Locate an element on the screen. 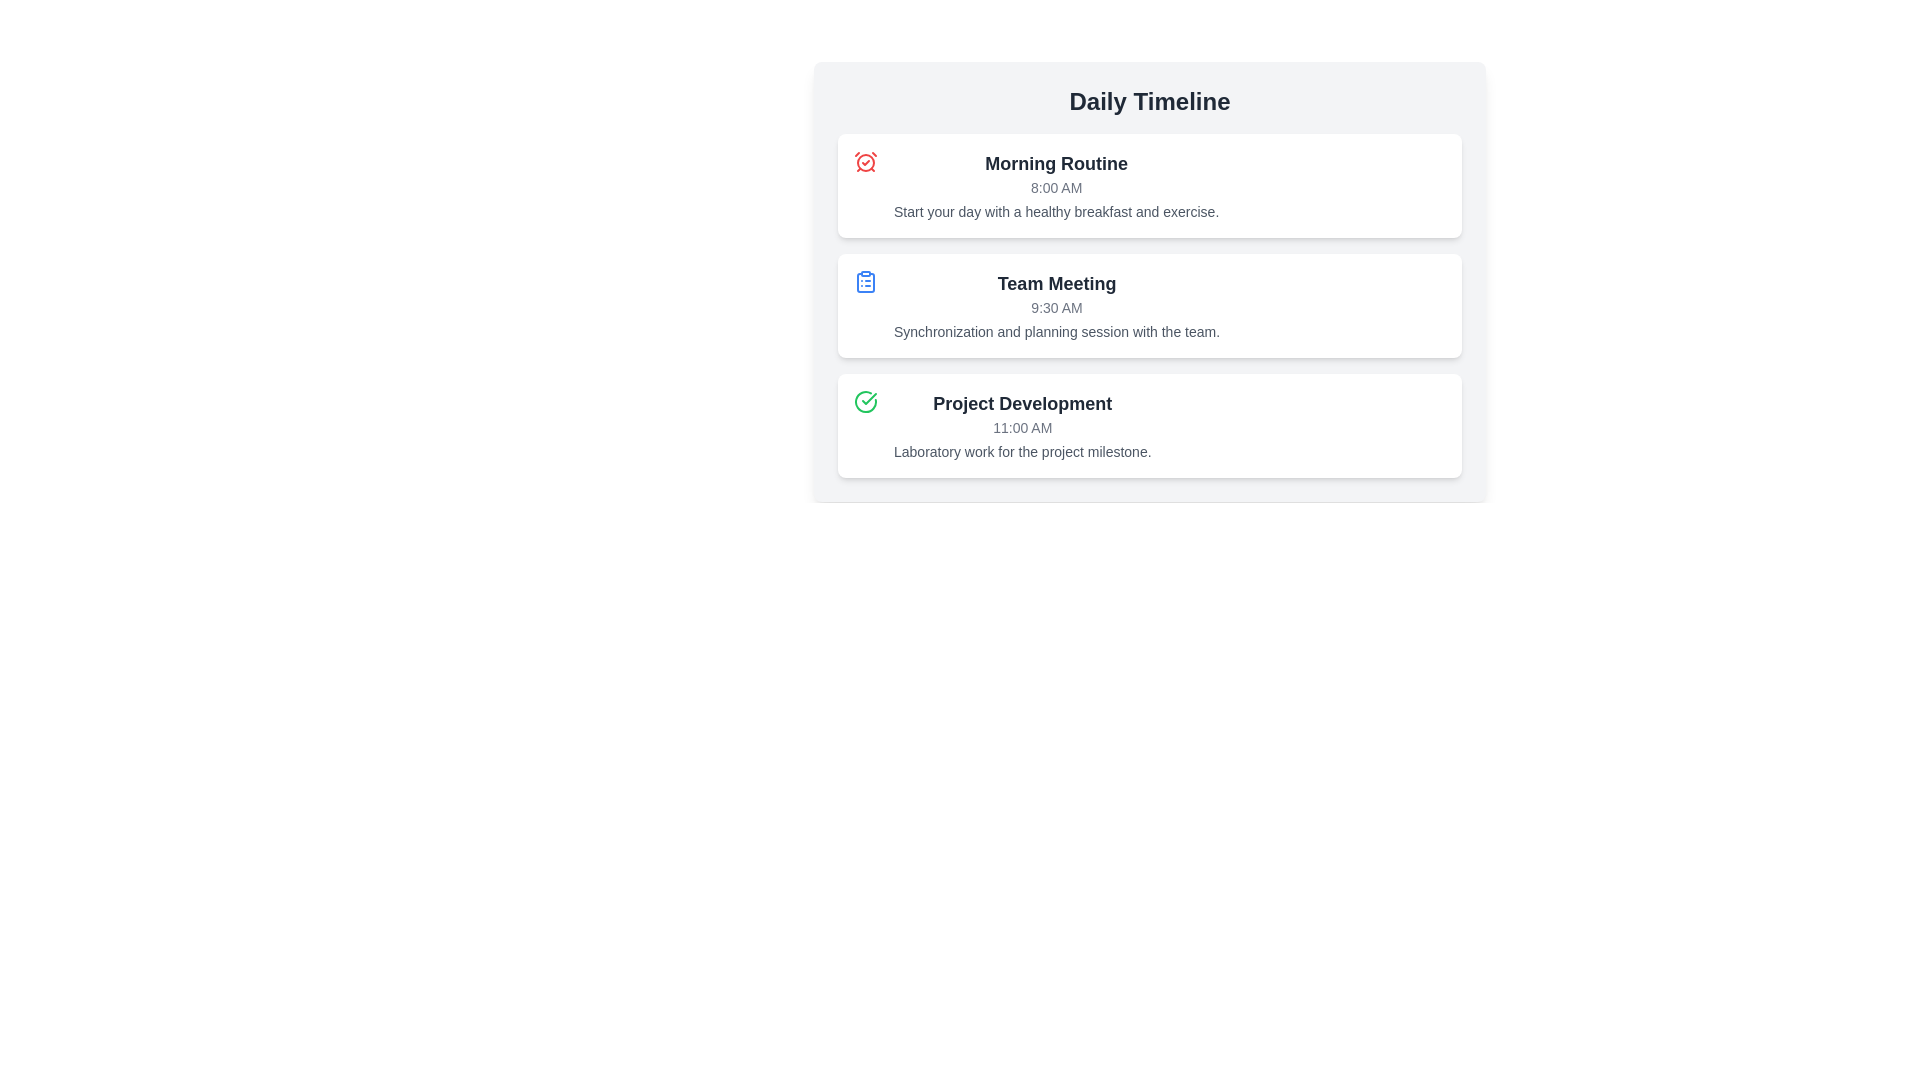 This screenshot has width=1920, height=1080. static text element titled 'Project Development', which serves as a heading for the associated time and description of the event details is located at coordinates (1022, 404).